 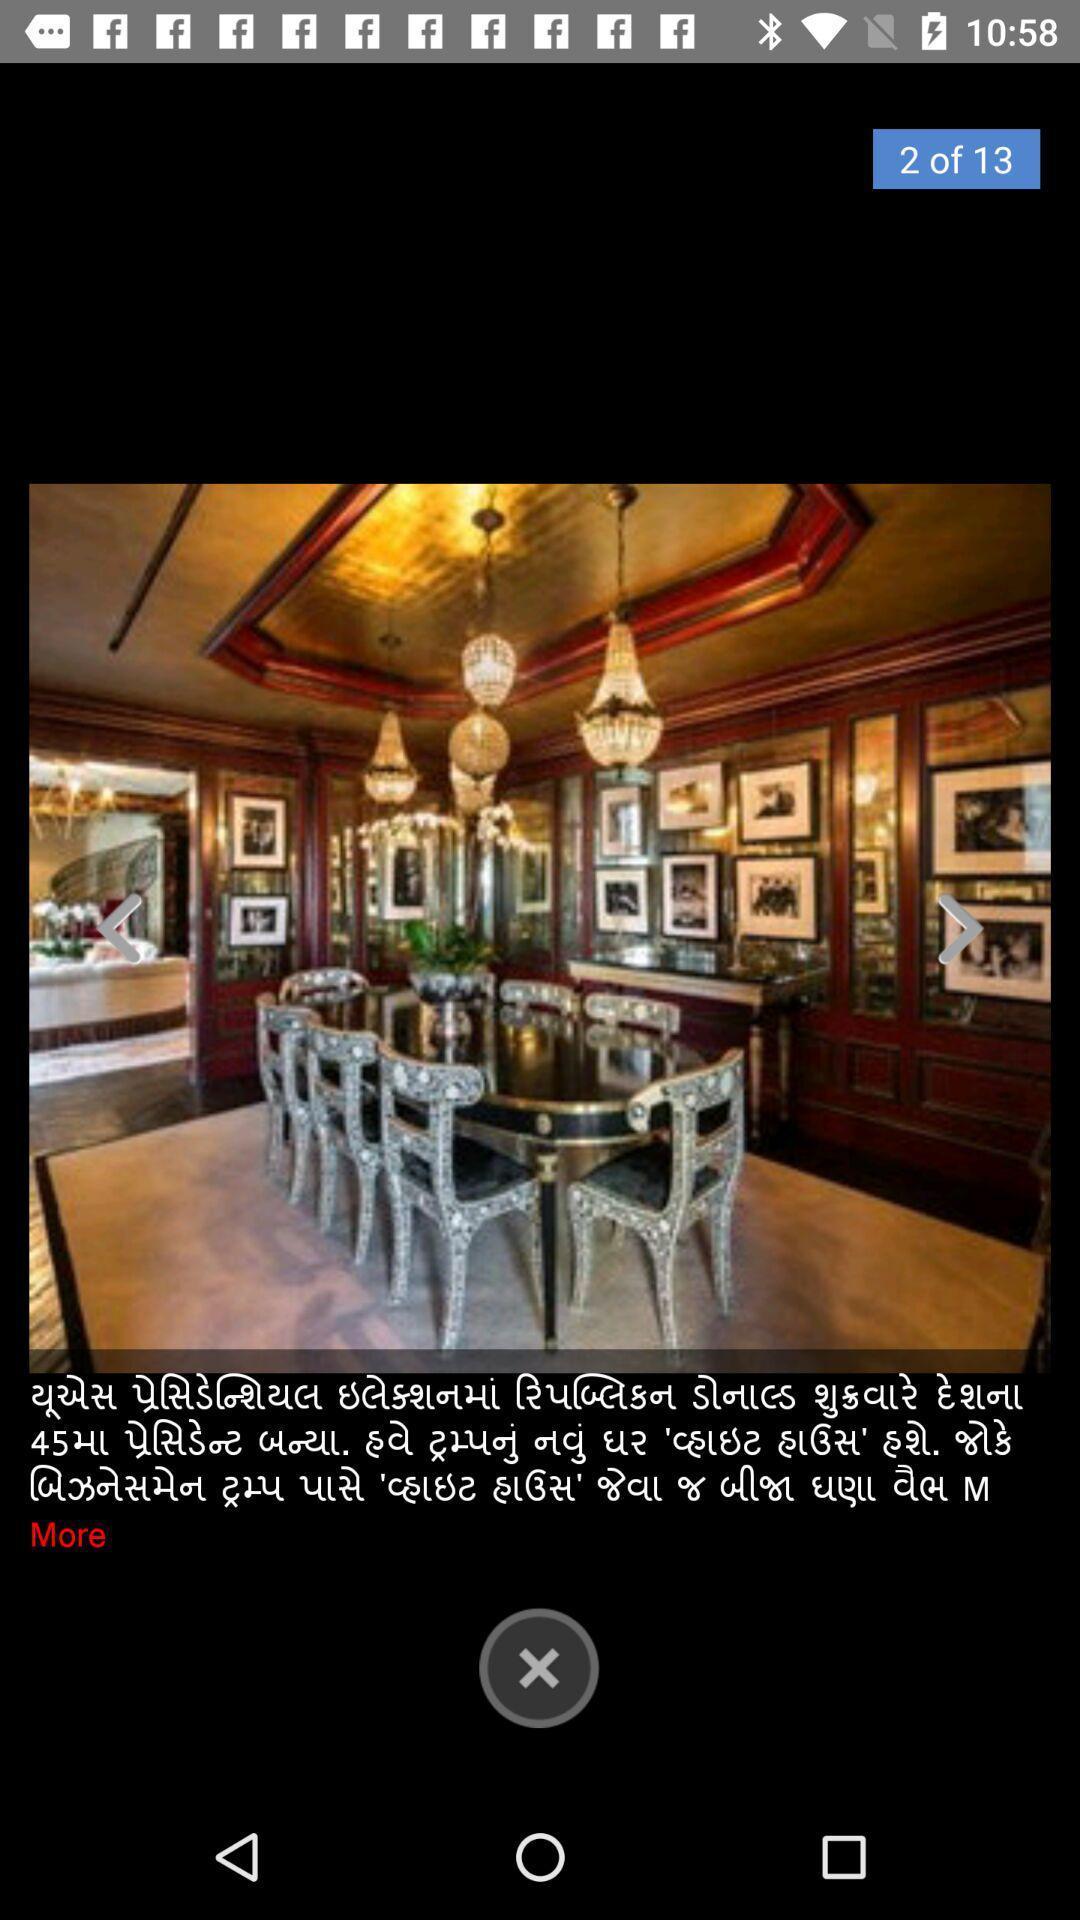 What do you see at coordinates (540, 927) in the screenshot?
I see `photo of dining room` at bounding box center [540, 927].